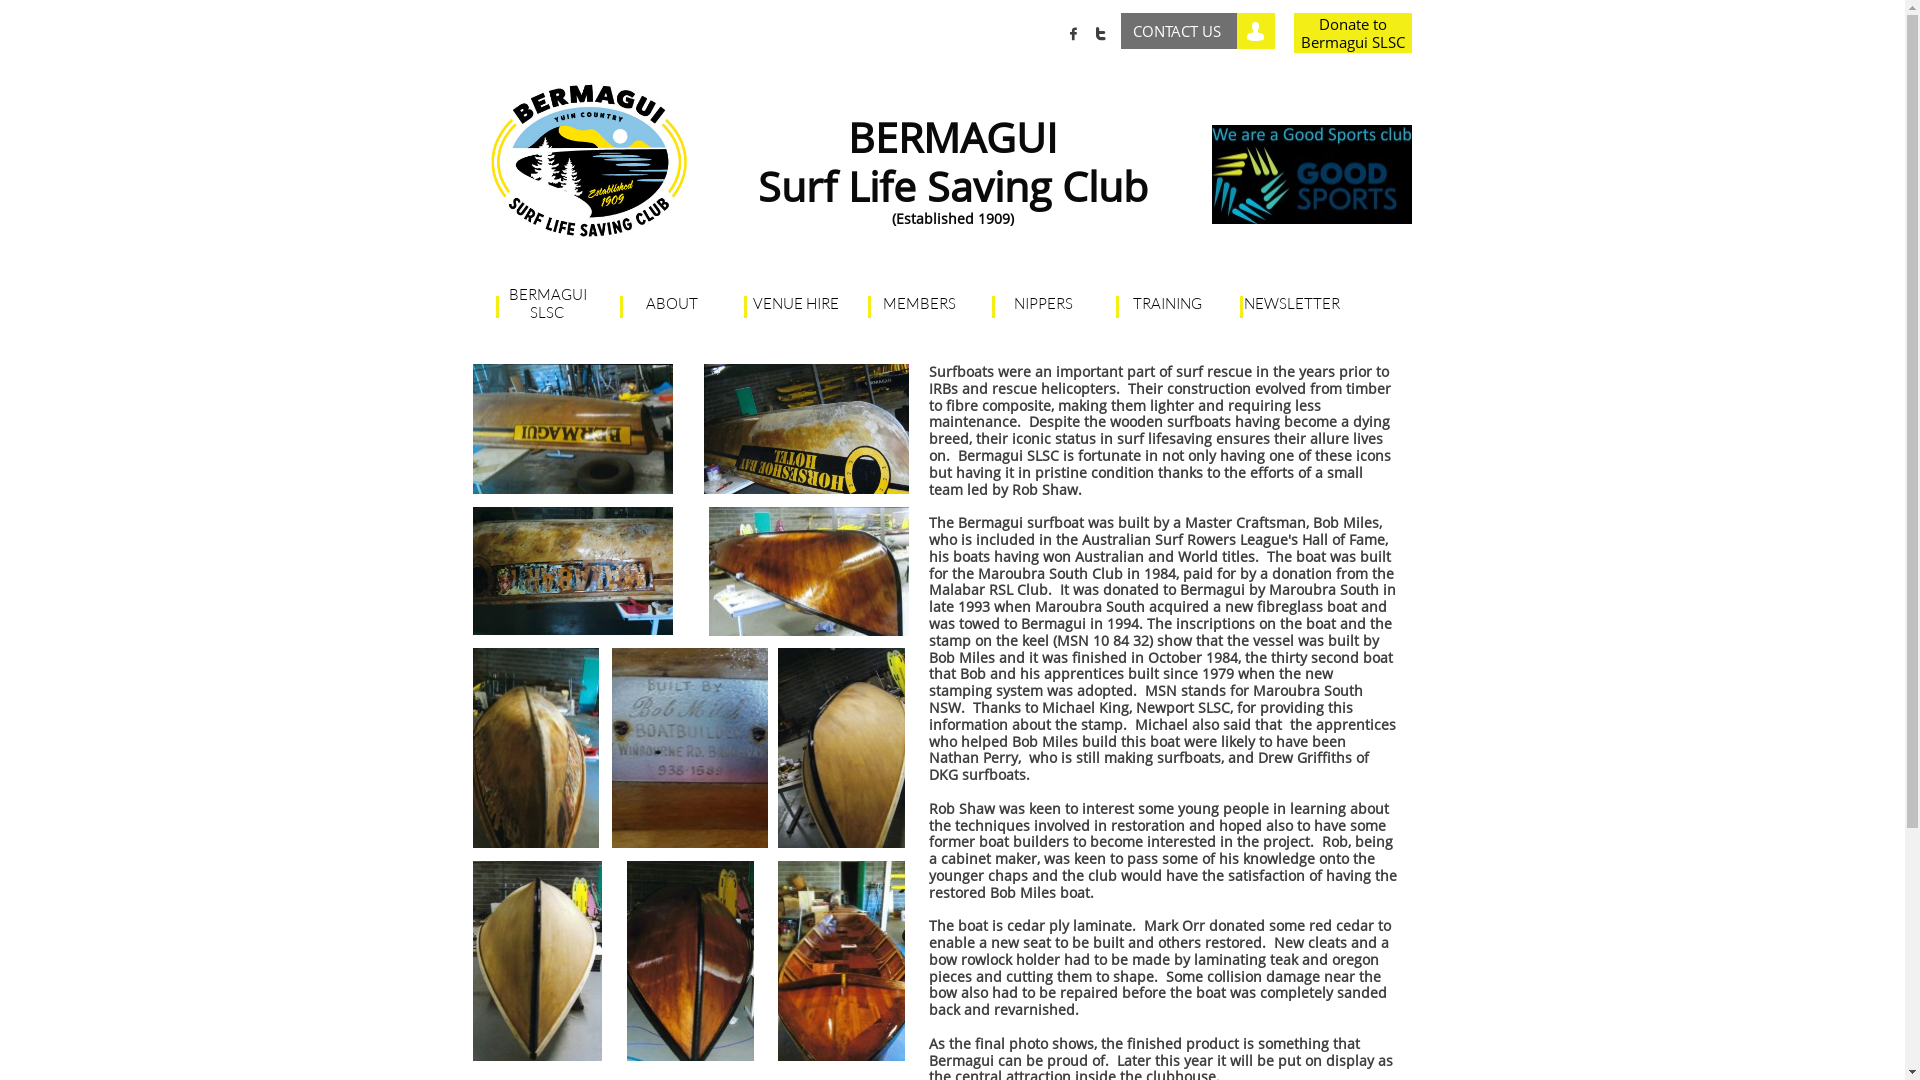 Image resolution: width=1920 pixels, height=1080 pixels. I want to click on 'Donate to Bermagui SLSC', so click(1294, 33).